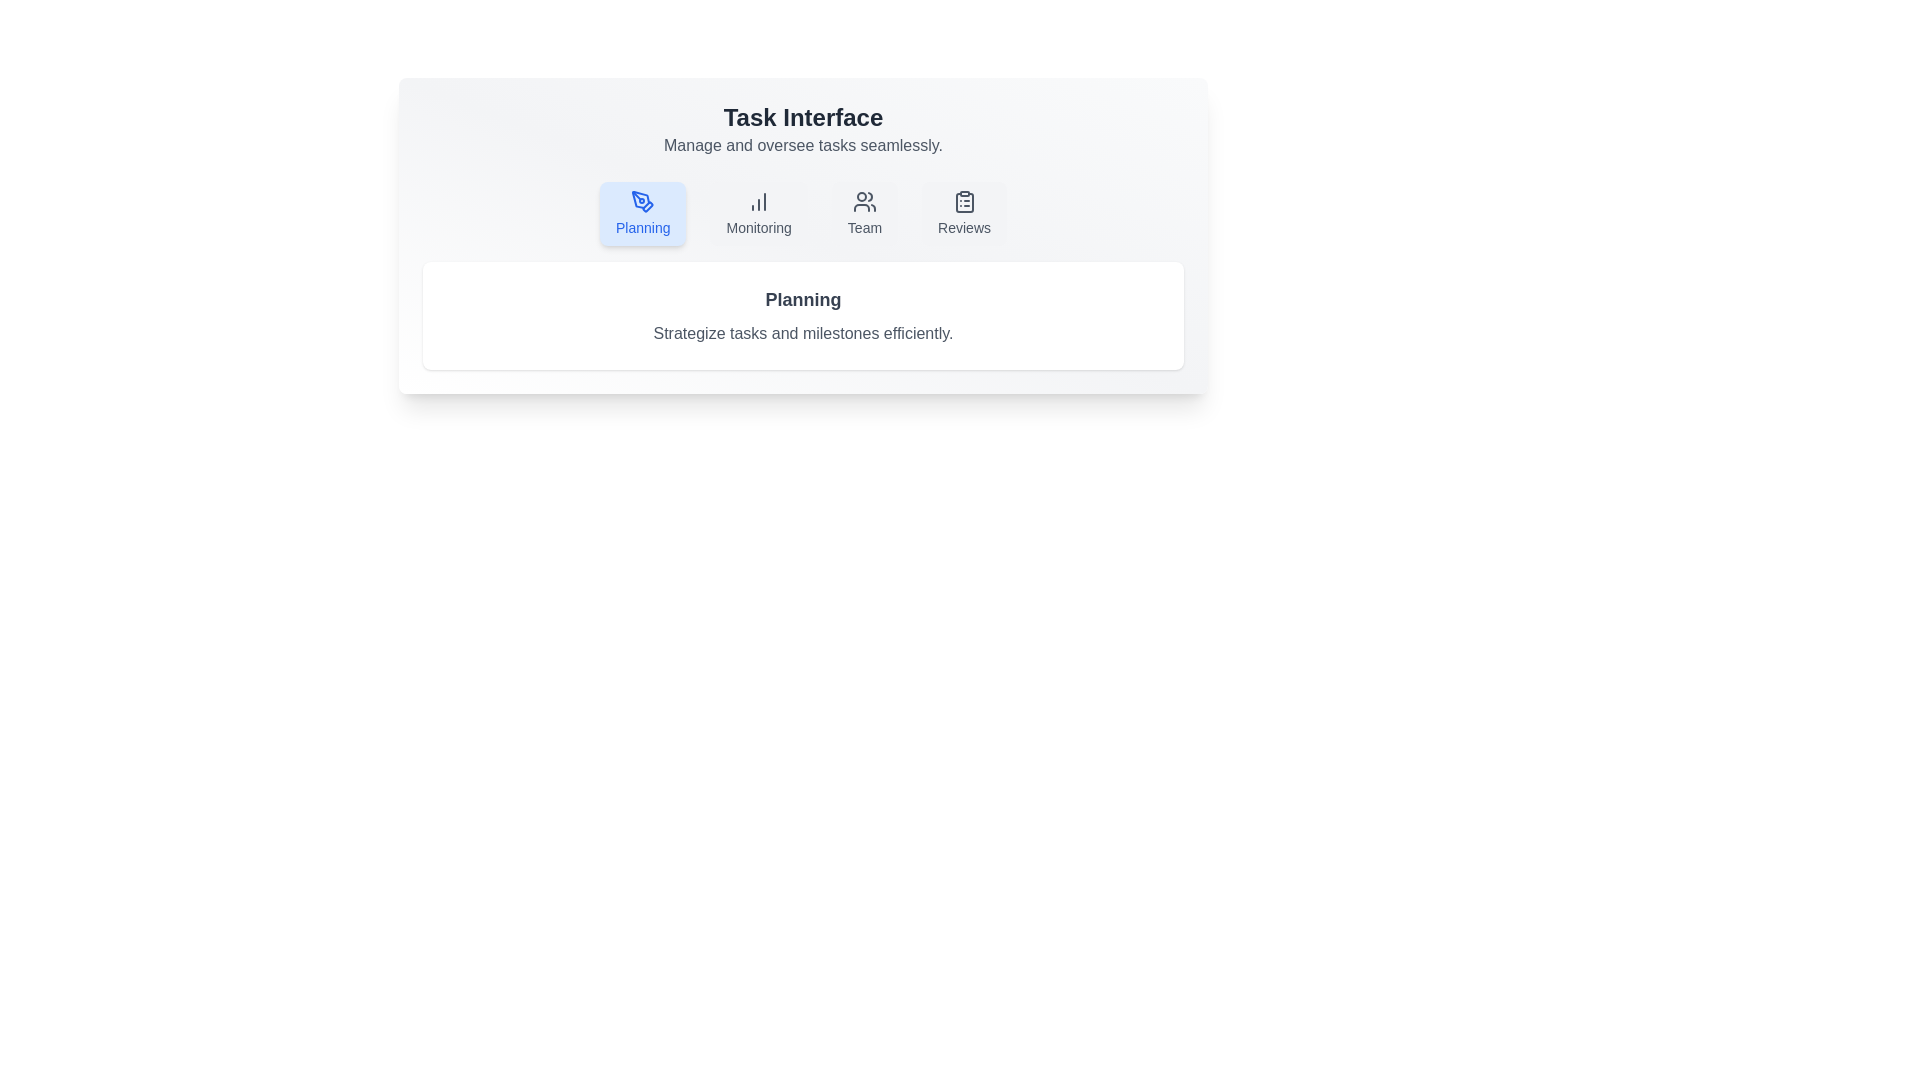 The height and width of the screenshot is (1080, 1920). Describe the element at coordinates (643, 213) in the screenshot. I see `the tab labeled Planning to see the UI feedback` at that location.